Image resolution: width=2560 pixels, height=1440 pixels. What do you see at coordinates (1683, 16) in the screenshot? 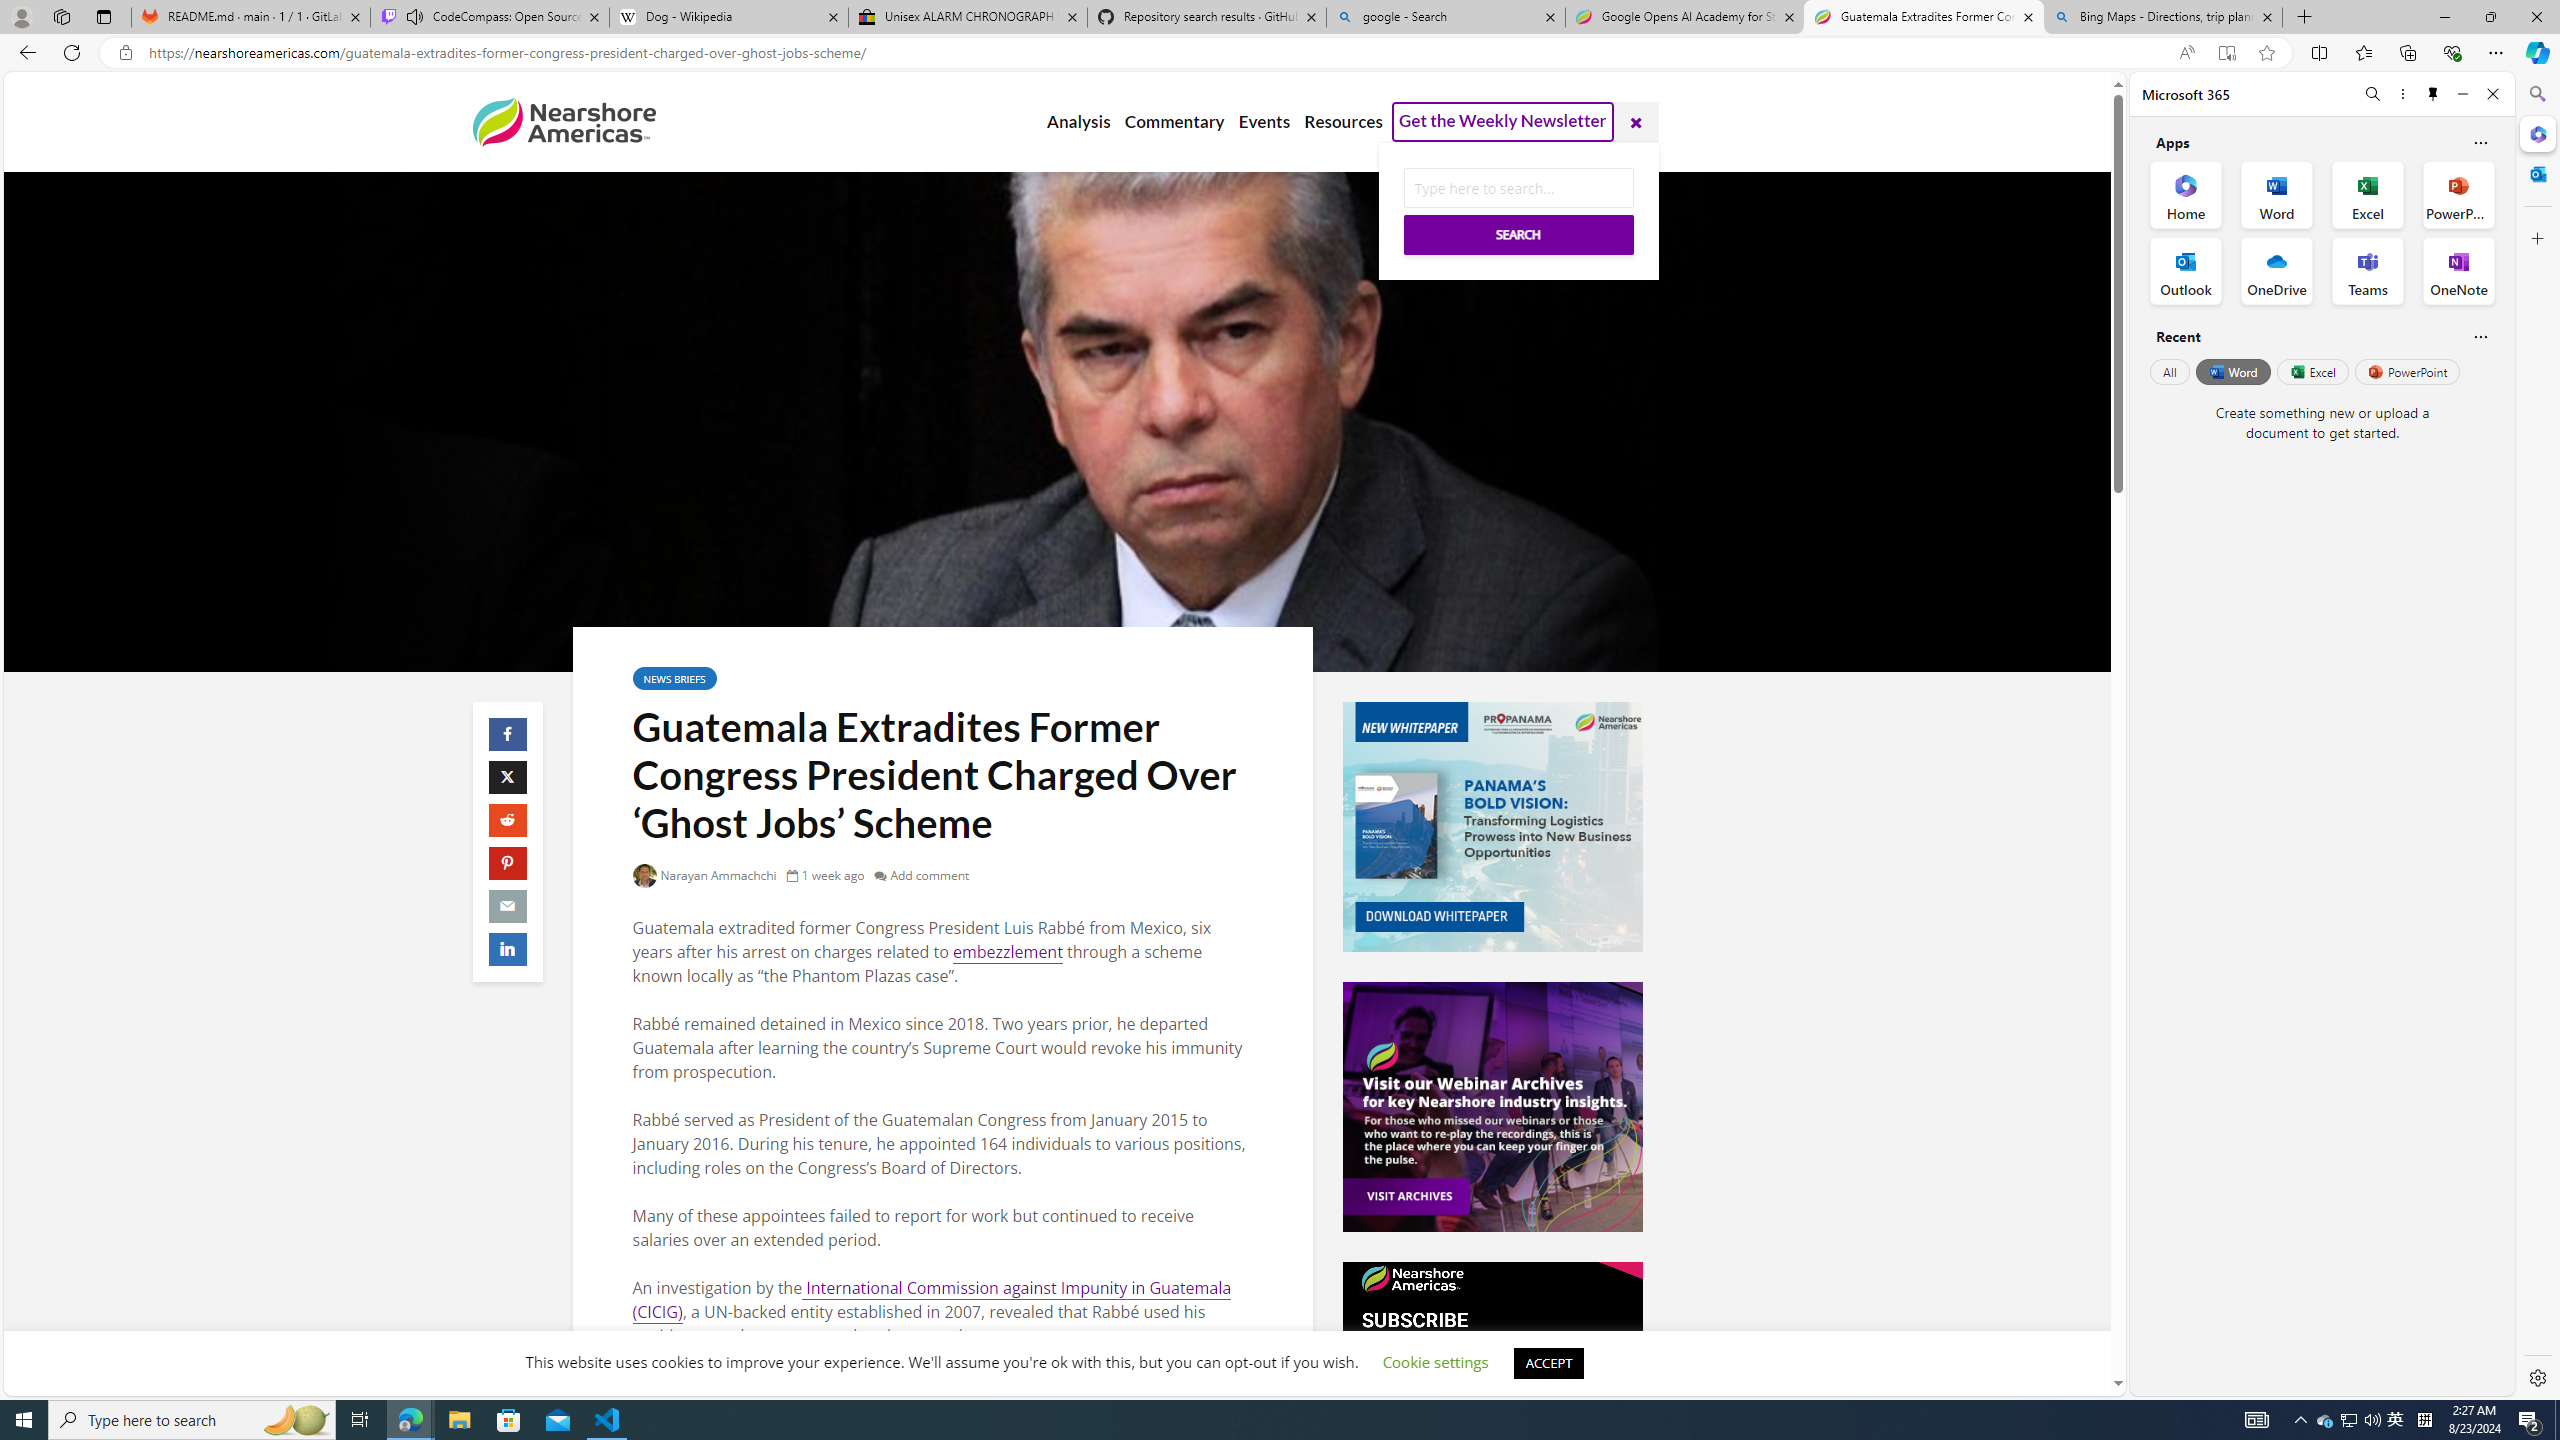
I see `'Google Opens AI Academy for Startups - Nearshore Americas'` at bounding box center [1683, 16].